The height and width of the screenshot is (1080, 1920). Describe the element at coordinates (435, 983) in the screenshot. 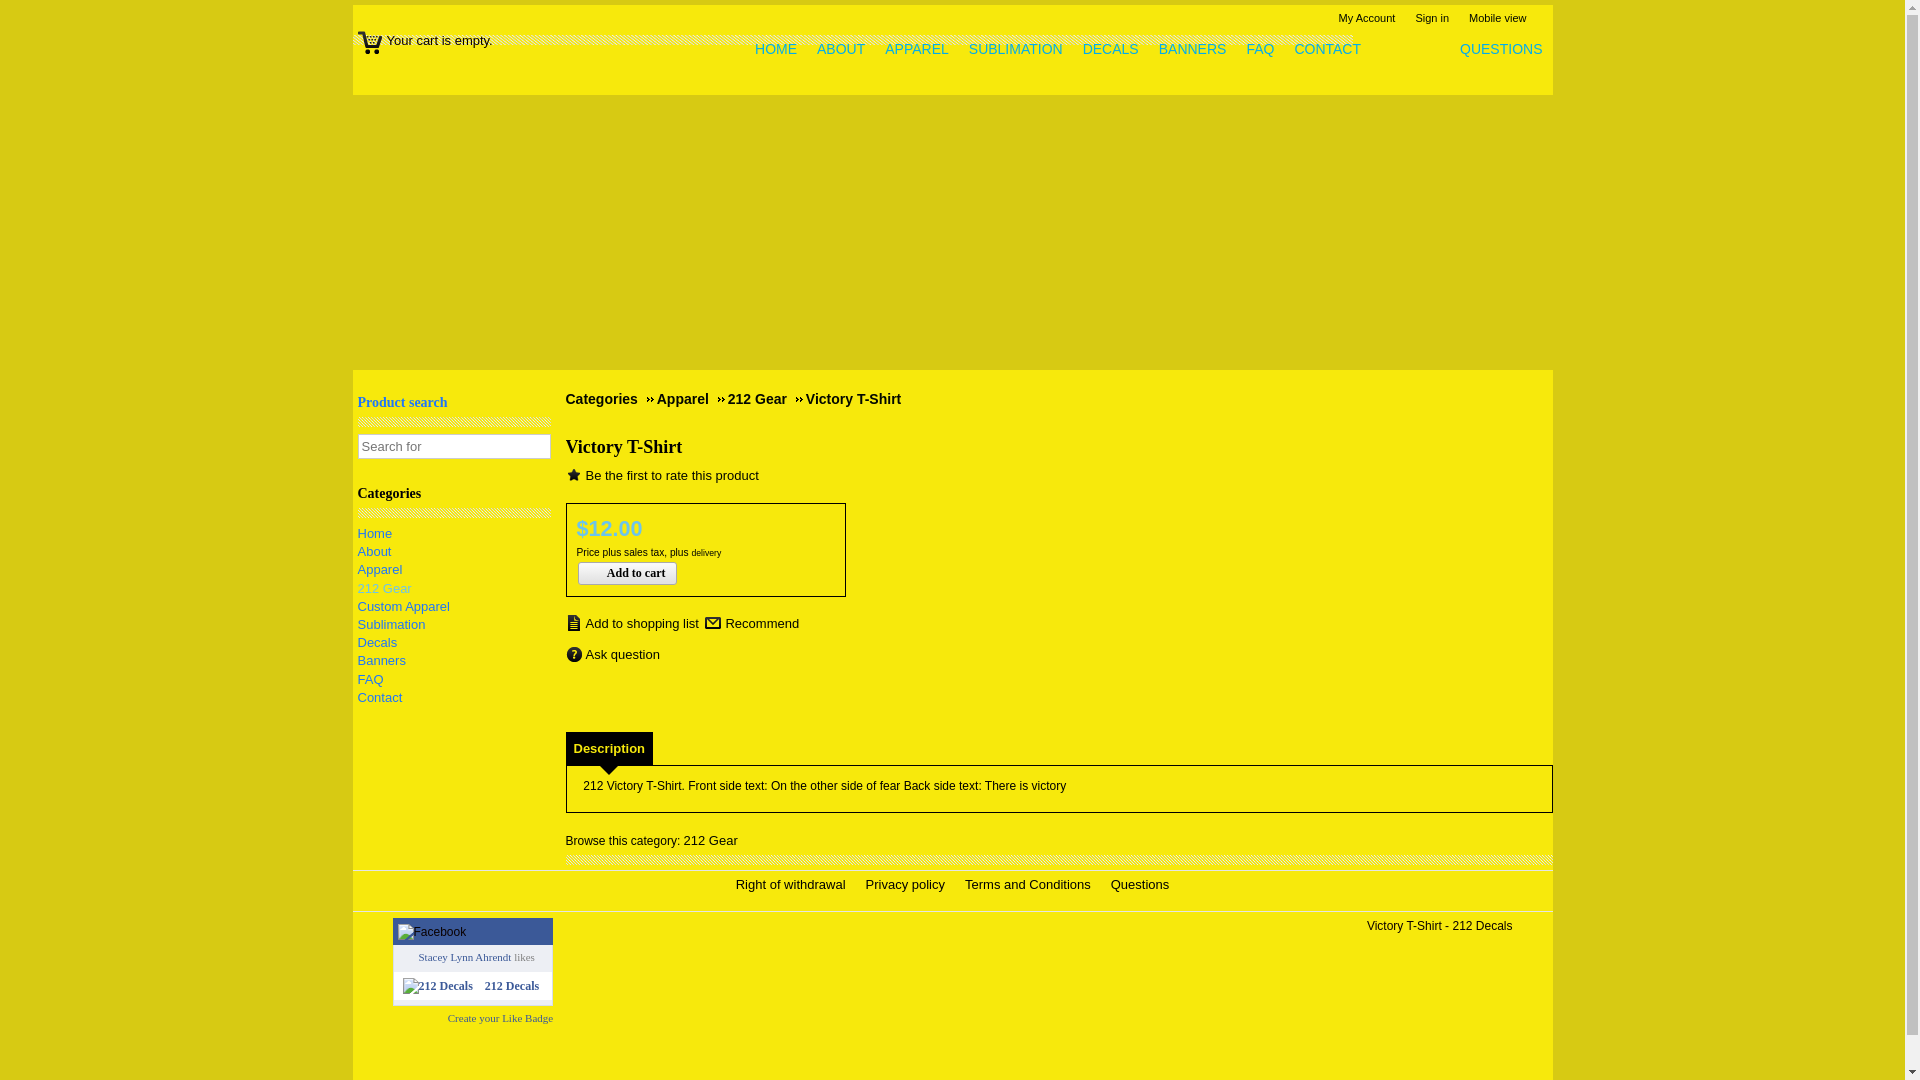

I see `'212 Decals'` at that location.